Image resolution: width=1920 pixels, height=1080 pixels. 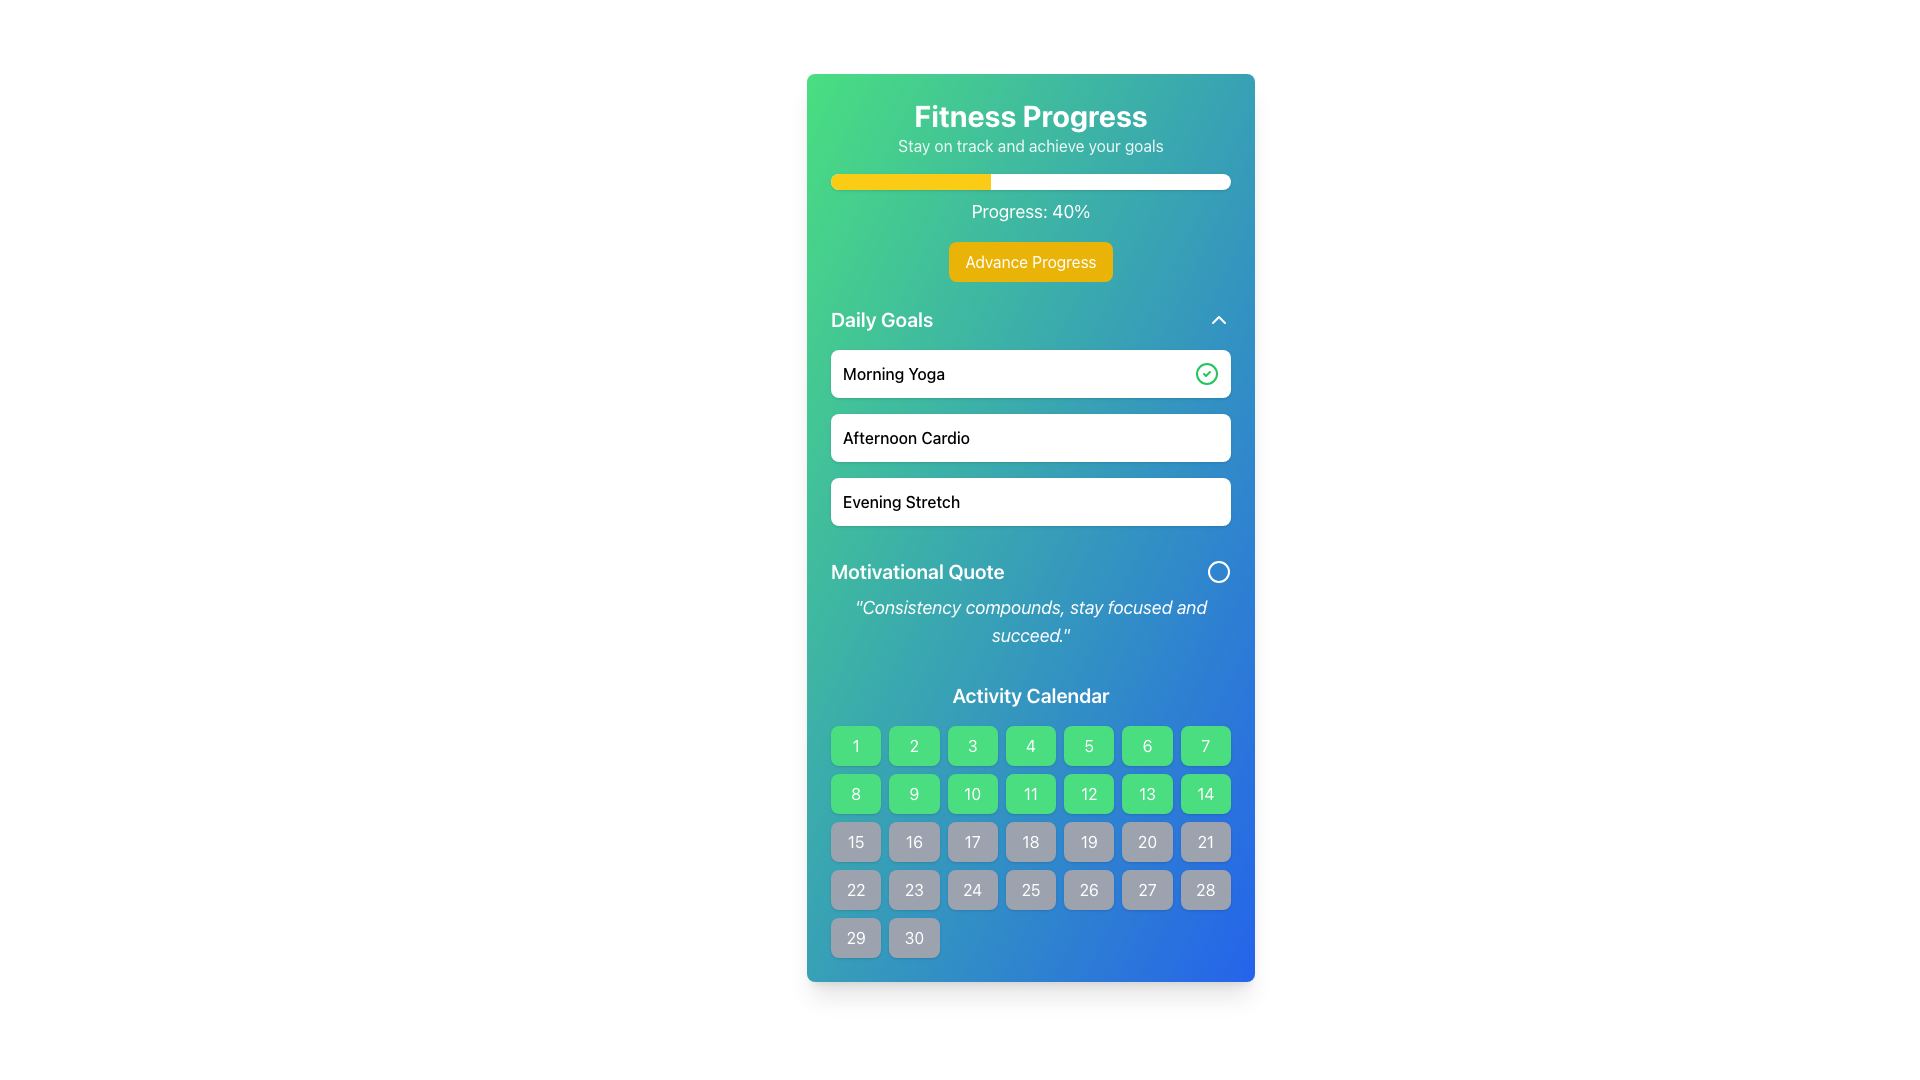 What do you see at coordinates (1031, 620) in the screenshot?
I see `the motivational quote text element that reads 'Consistency compounds, stay focused and succeed.' located beneath the label 'Motivational Quote' in the 'Daily Goals' section` at bounding box center [1031, 620].